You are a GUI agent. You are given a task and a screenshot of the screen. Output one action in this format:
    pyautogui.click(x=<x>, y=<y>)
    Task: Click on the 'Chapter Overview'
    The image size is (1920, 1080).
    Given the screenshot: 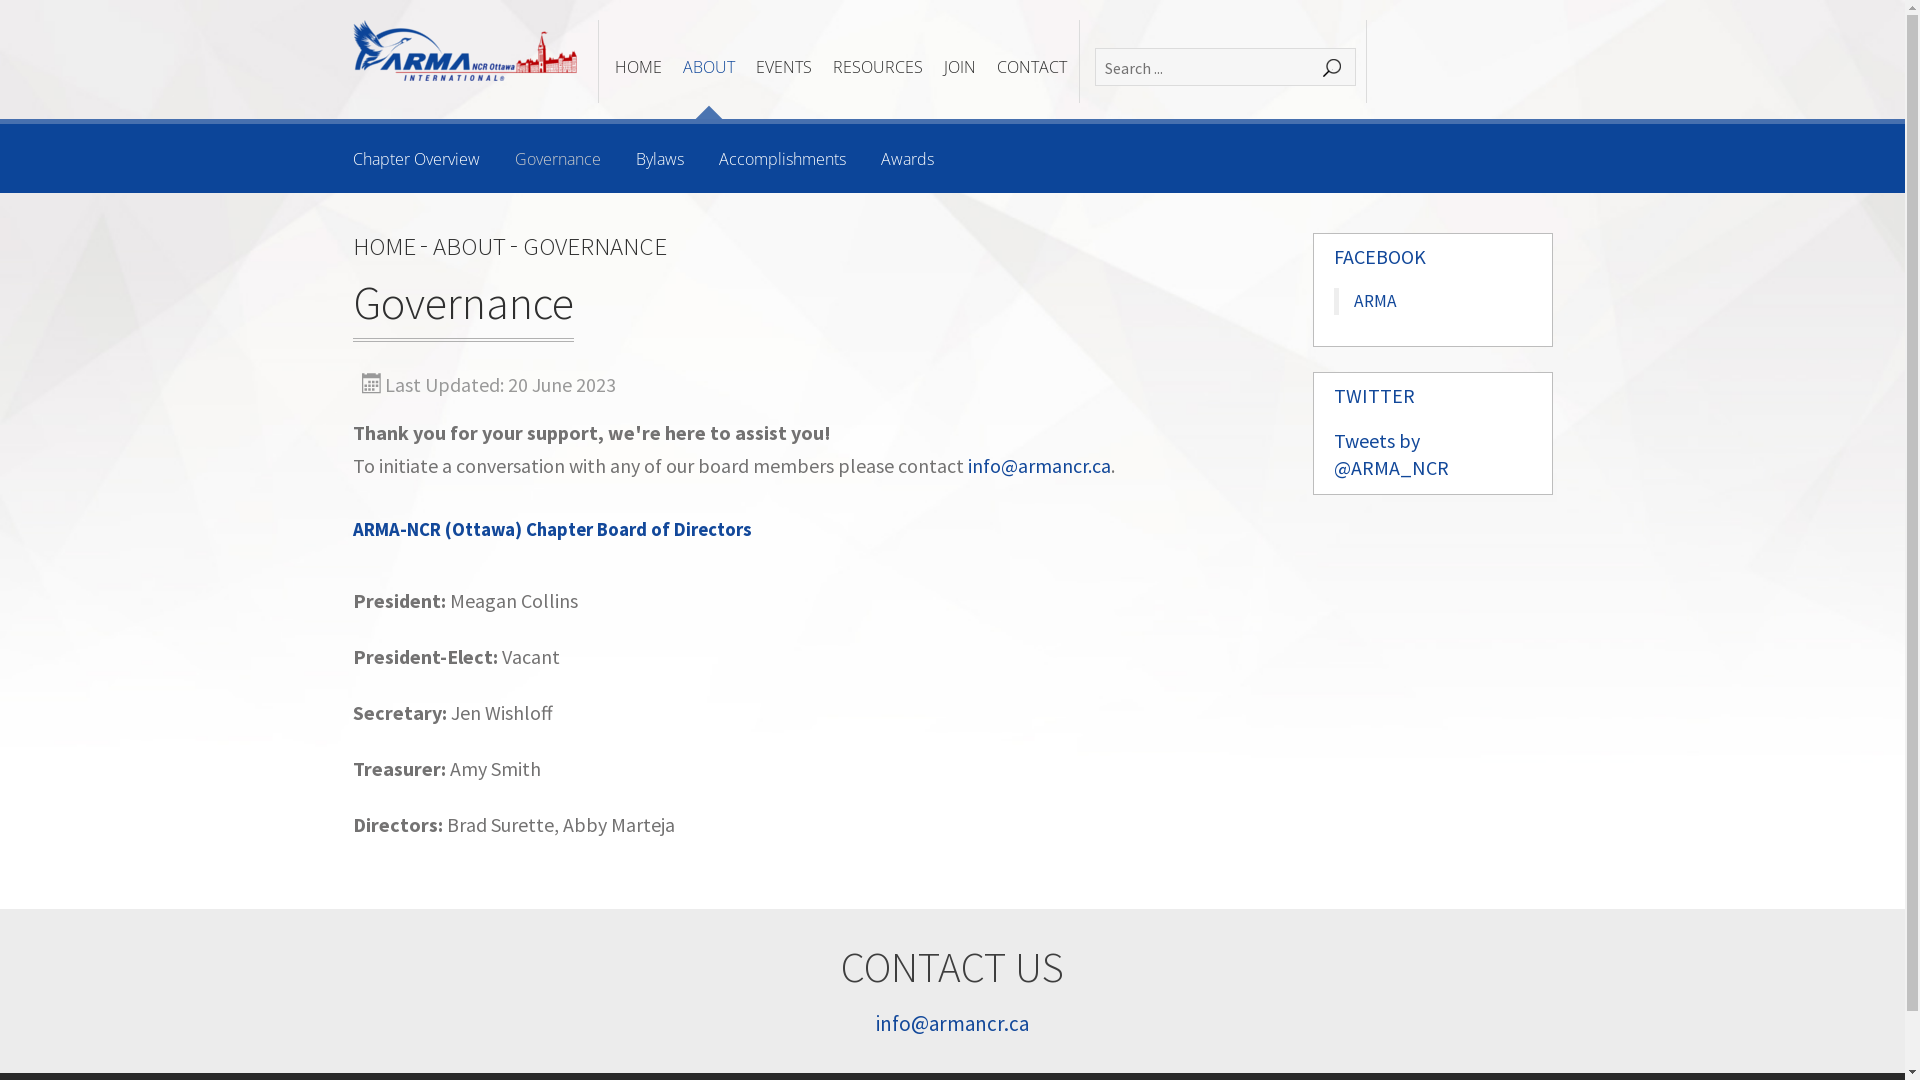 What is the action you would take?
    pyautogui.click(x=414, y=157)
    